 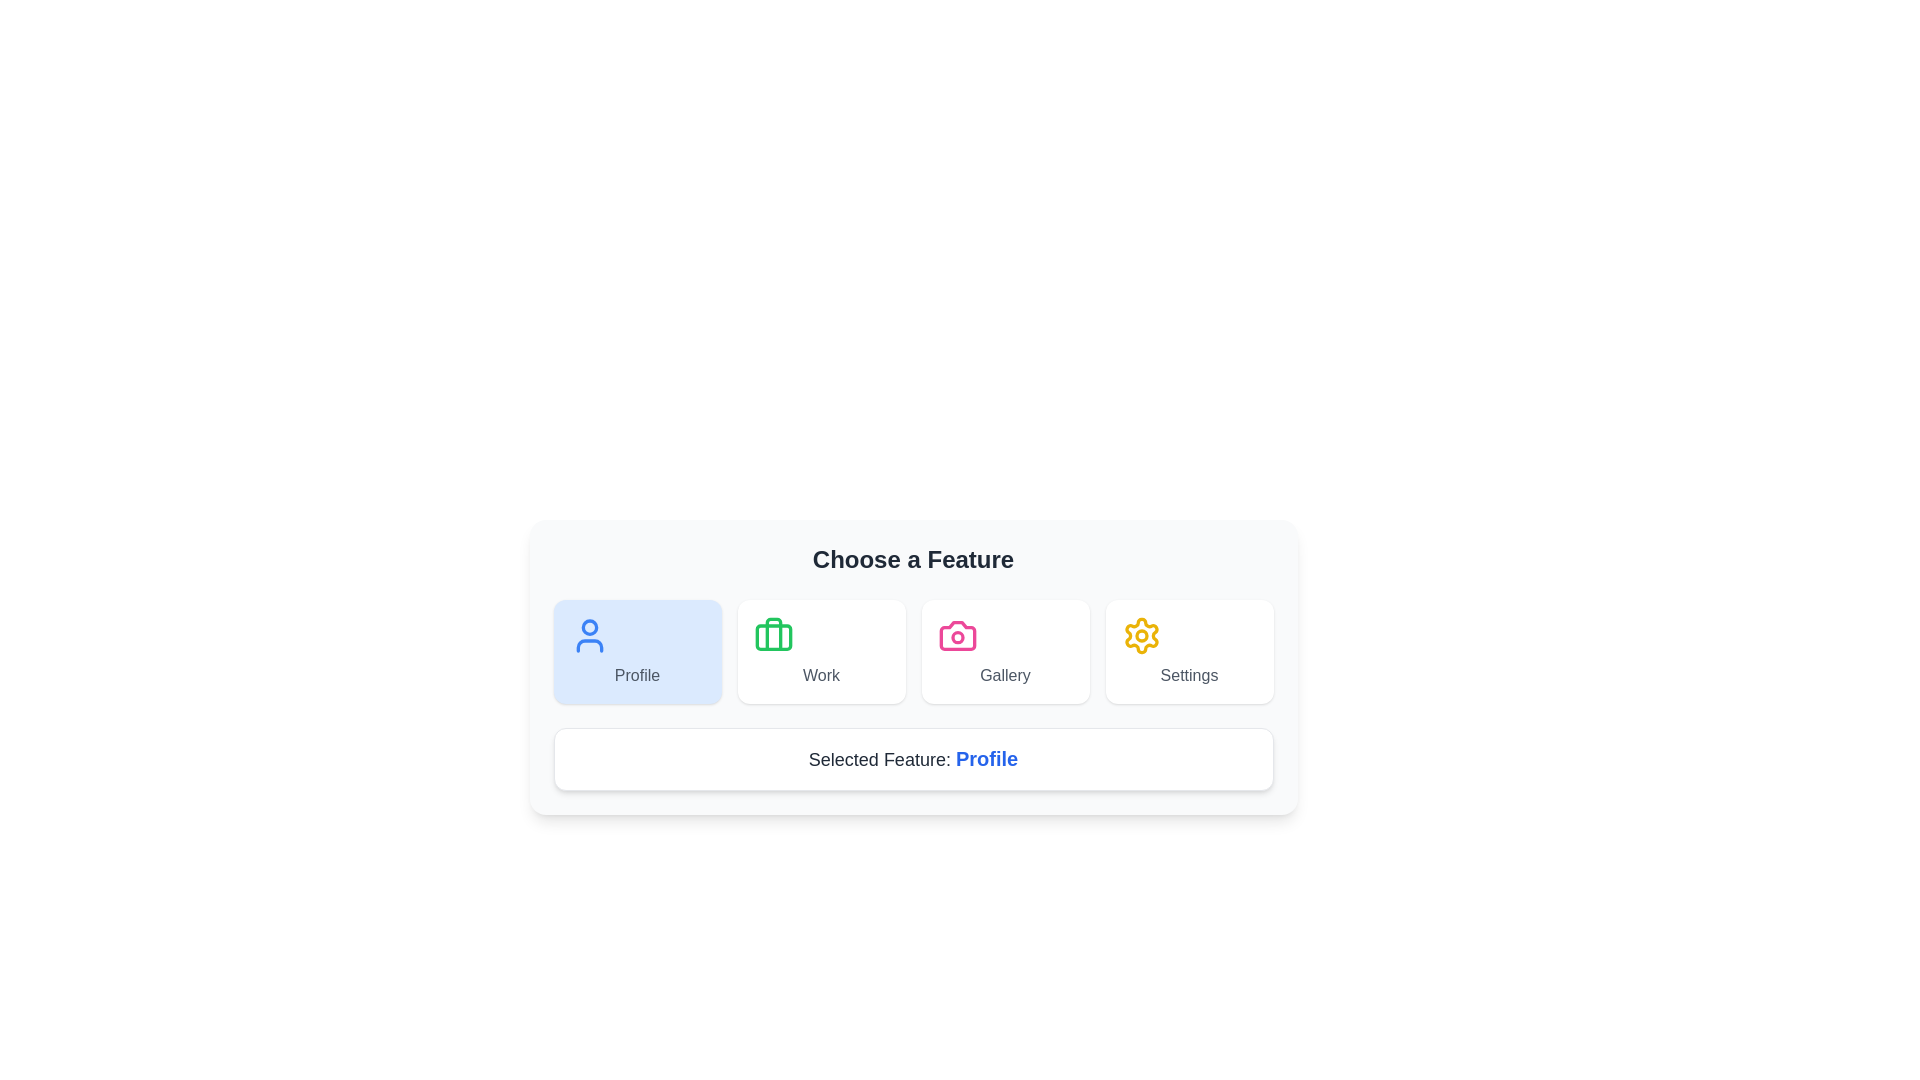 What do you see at coordinates (1005, 651) in the screenshot?
I see `the 'Gallery' button, which is the third item in a grid layout, positioned between the 'Work' and 'Settings' items` at bounding box center [1005, 651].